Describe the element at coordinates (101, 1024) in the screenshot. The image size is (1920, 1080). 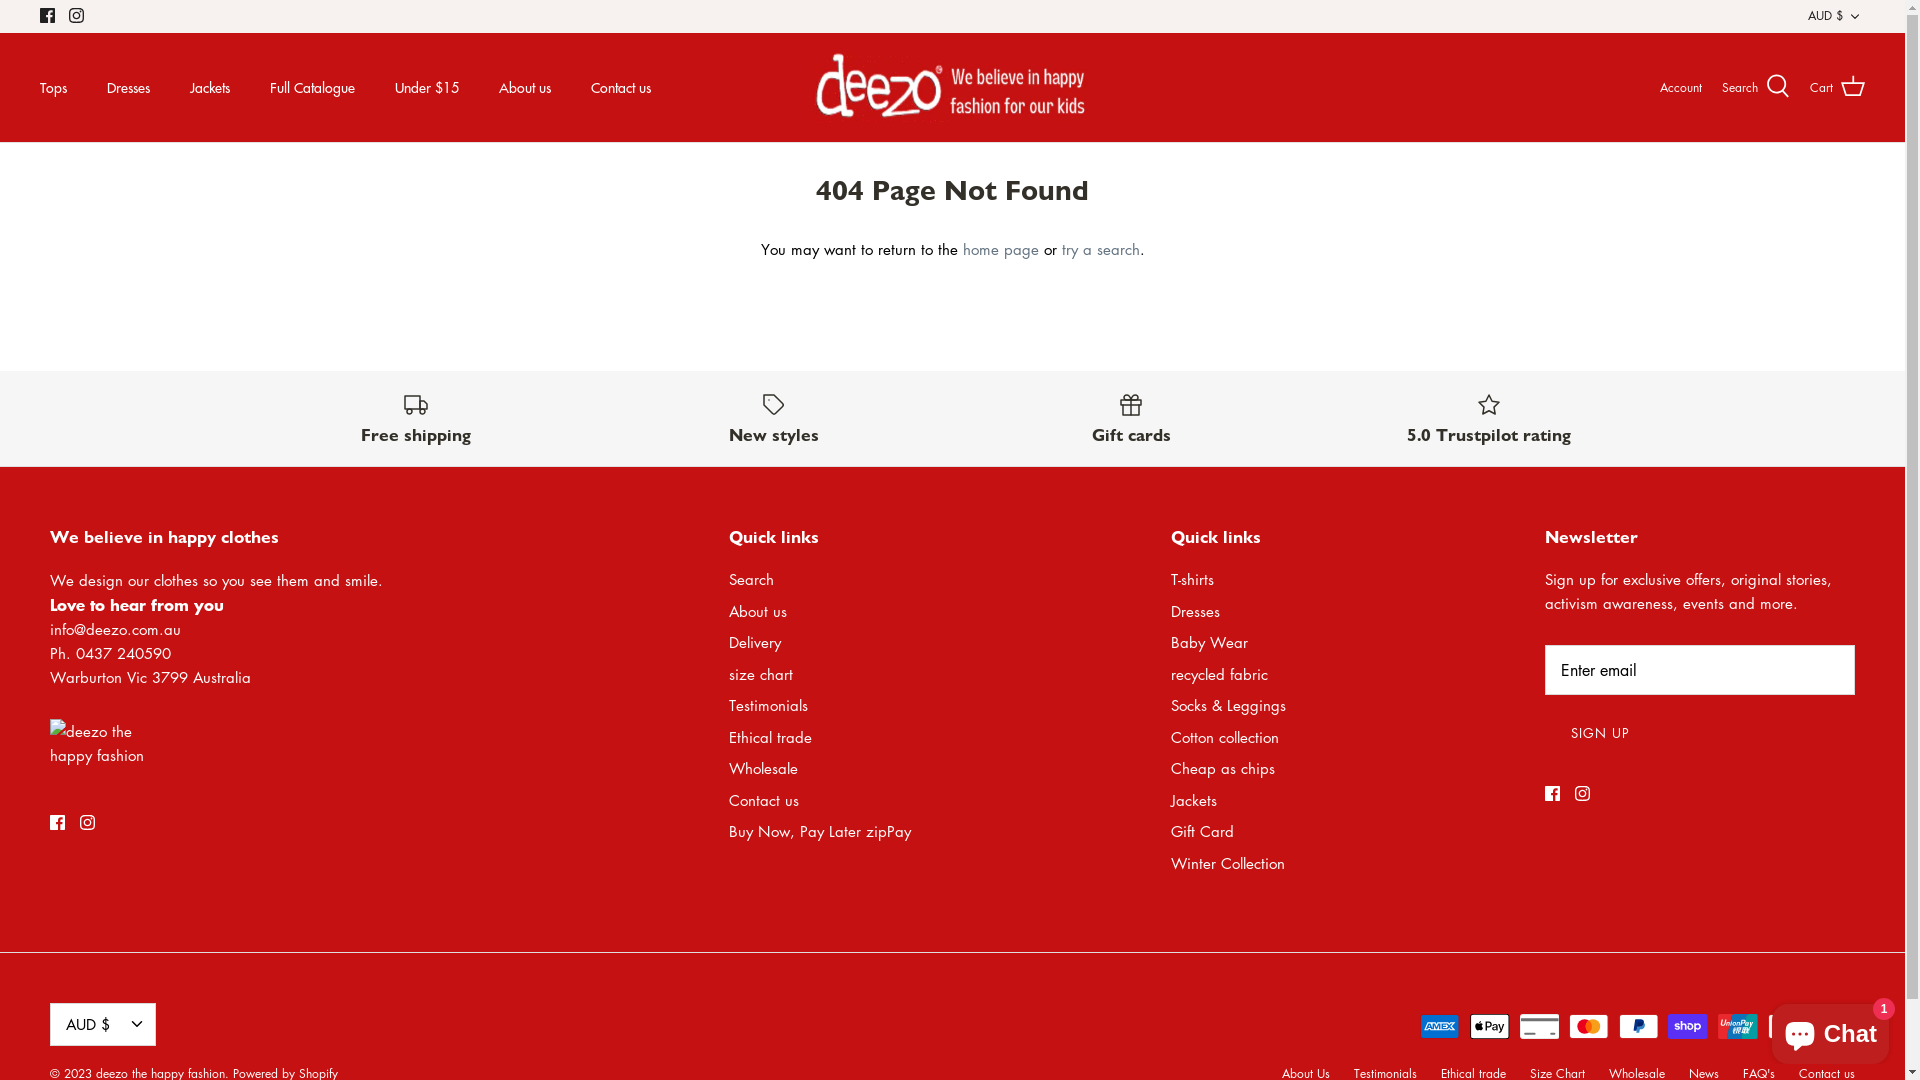
I see `'AUD $` at that location.